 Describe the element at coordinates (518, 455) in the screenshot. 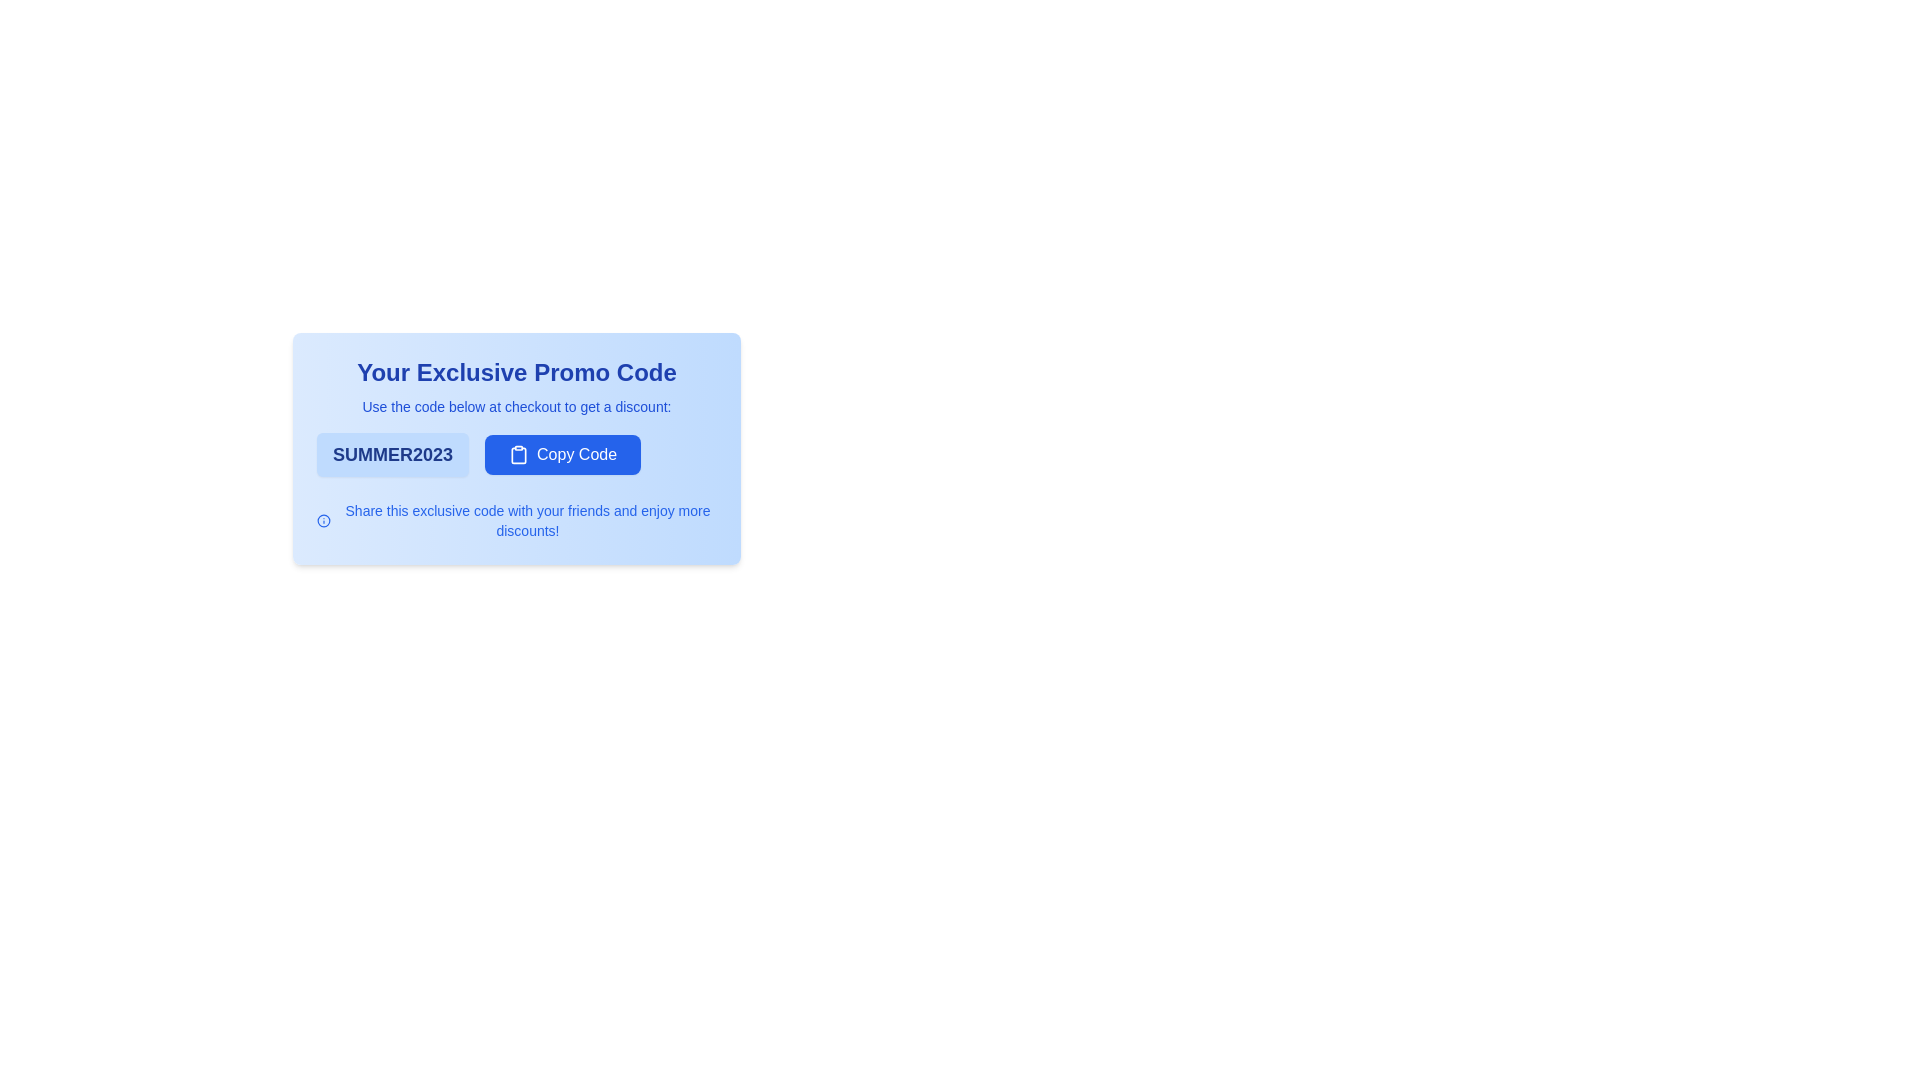

I see `the visual indicator icon located to the left of the 'Copy Code' button, which enhances the clarity of the button's purpose` at that location.